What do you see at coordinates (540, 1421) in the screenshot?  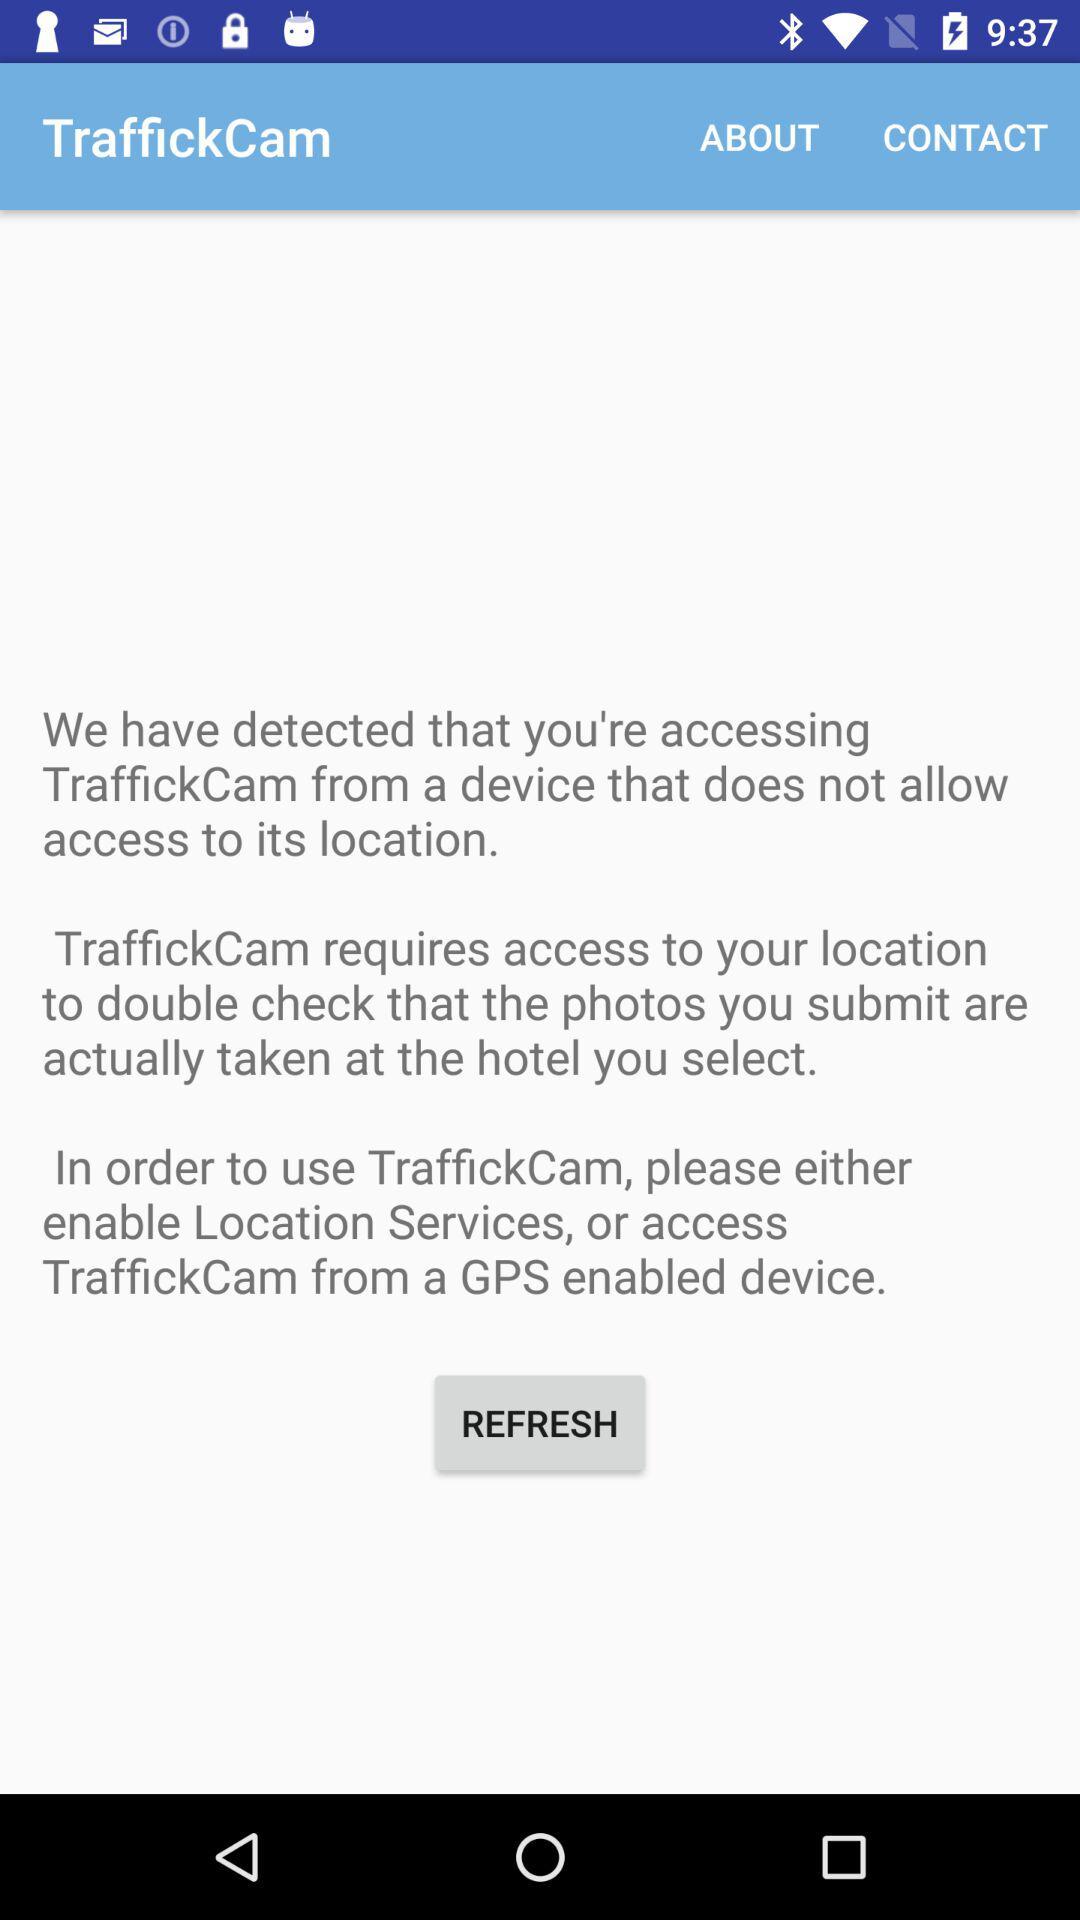 I see `the refresh icon` at bounding box center [540, 1421].